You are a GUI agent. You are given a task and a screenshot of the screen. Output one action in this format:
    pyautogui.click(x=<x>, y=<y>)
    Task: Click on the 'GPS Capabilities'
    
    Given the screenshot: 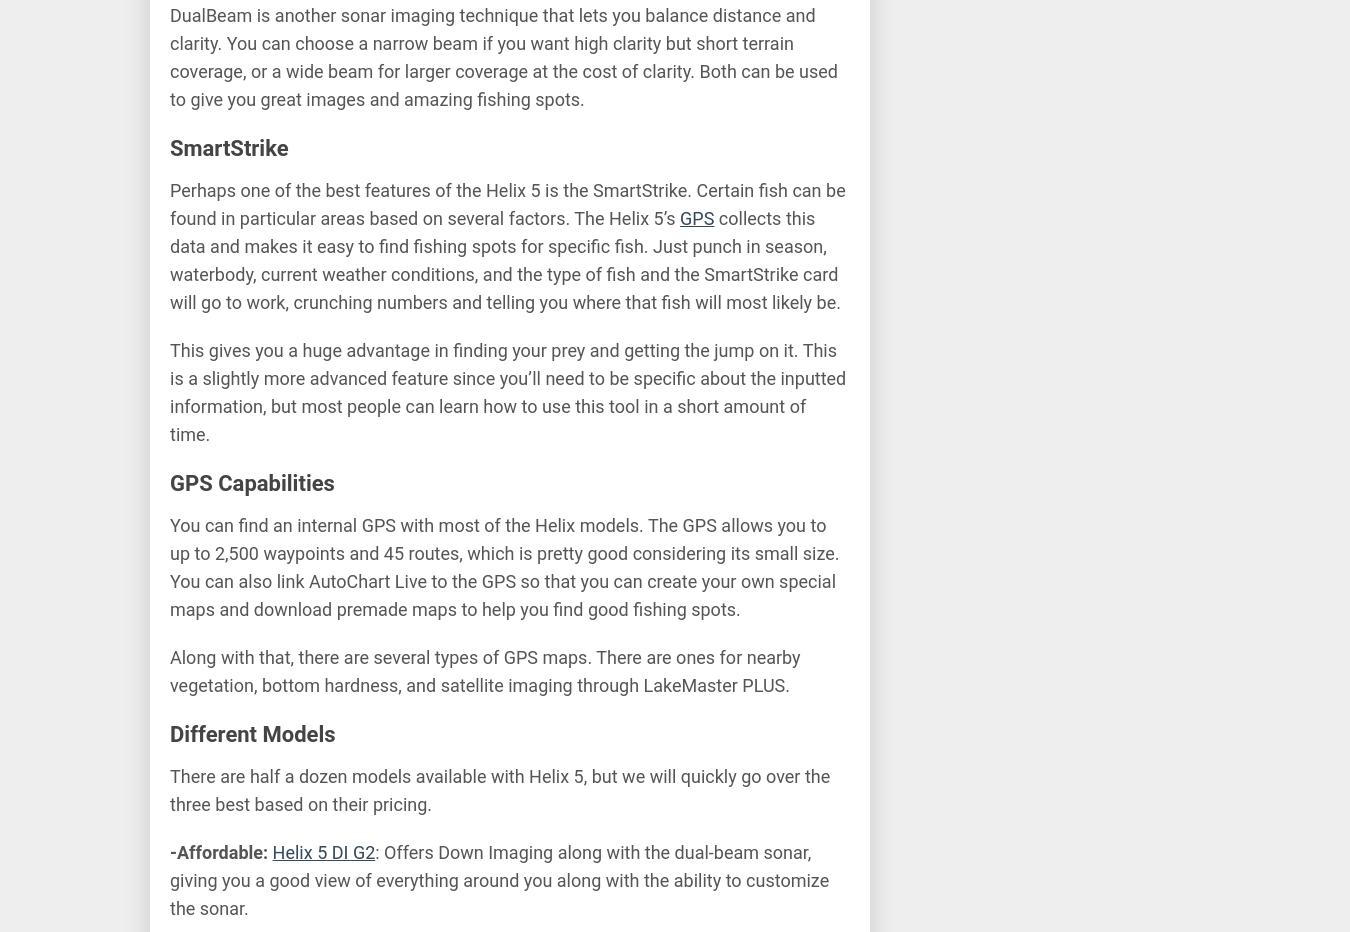 What is the action you would take?
    pyautogui.click(x=251, y=482)
    